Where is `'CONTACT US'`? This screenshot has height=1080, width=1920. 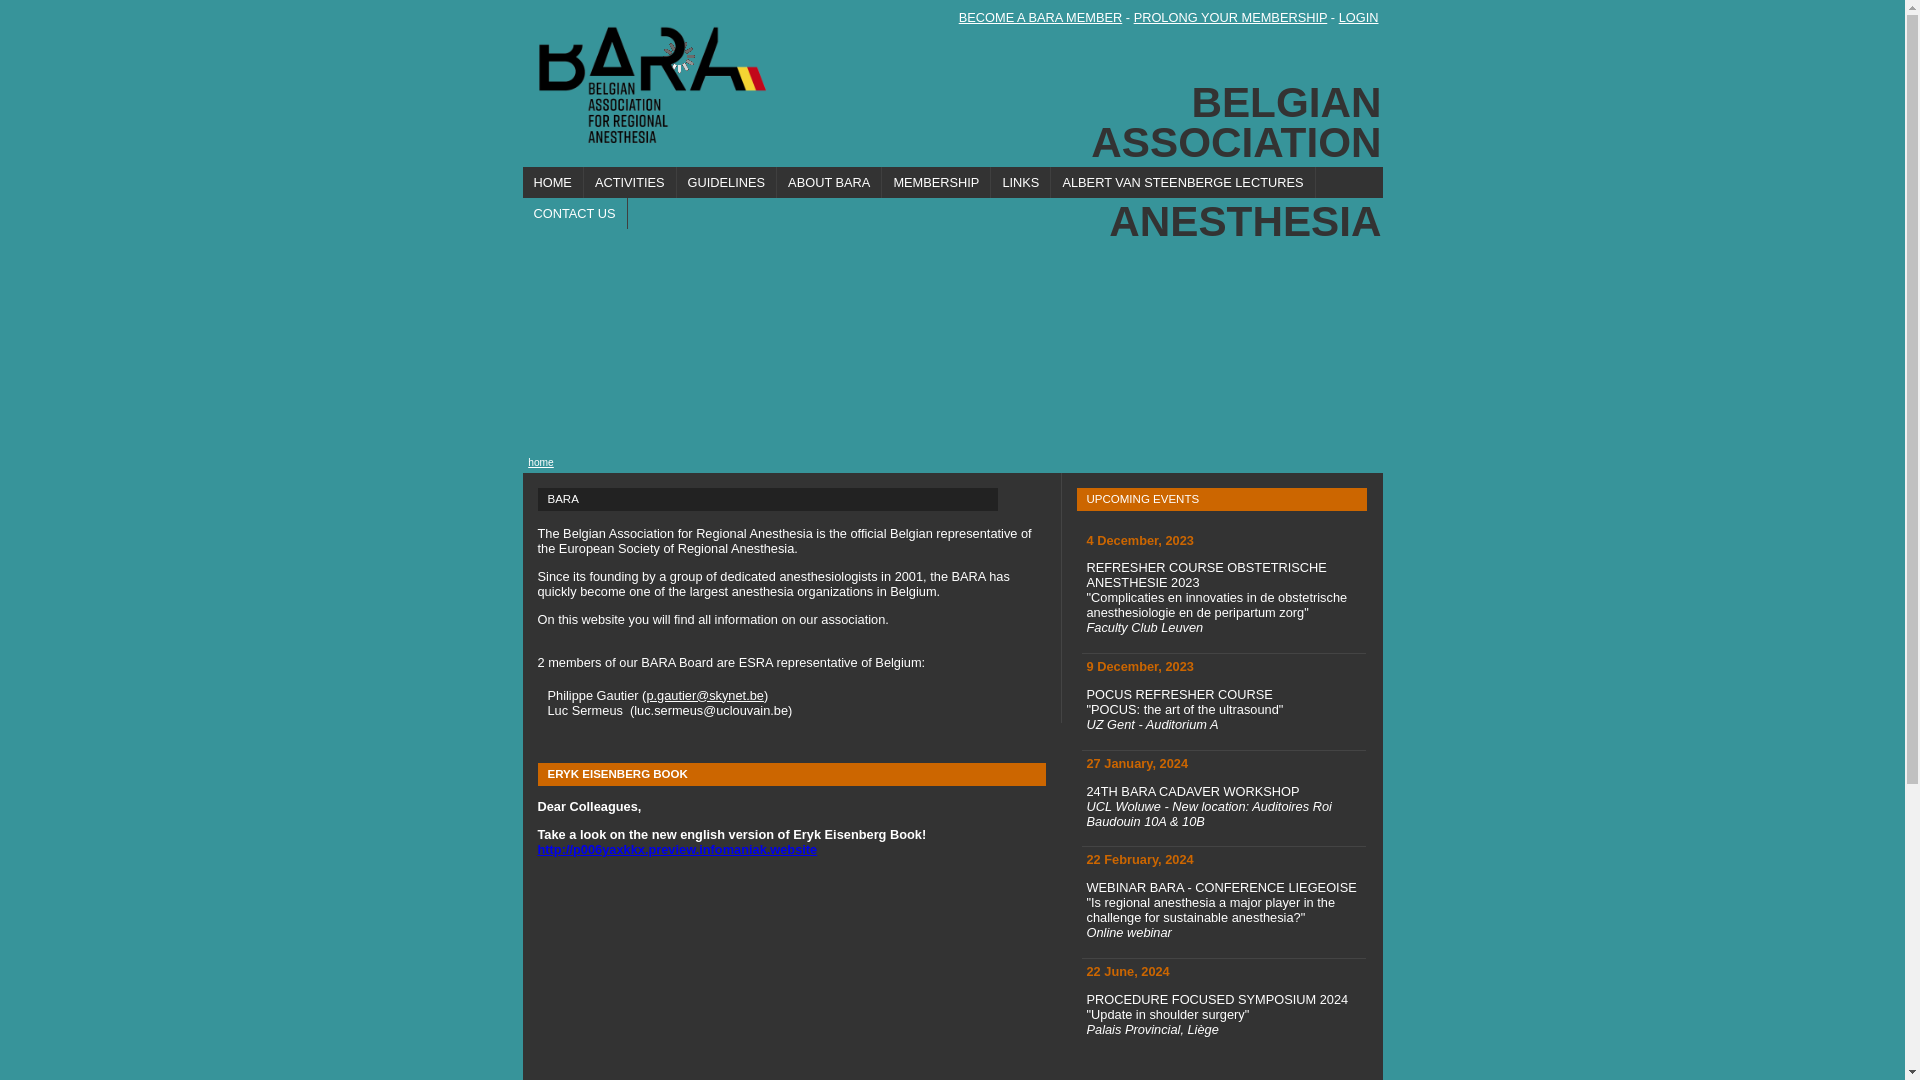
'CONTACT US' is located at coordinates (573, 213).